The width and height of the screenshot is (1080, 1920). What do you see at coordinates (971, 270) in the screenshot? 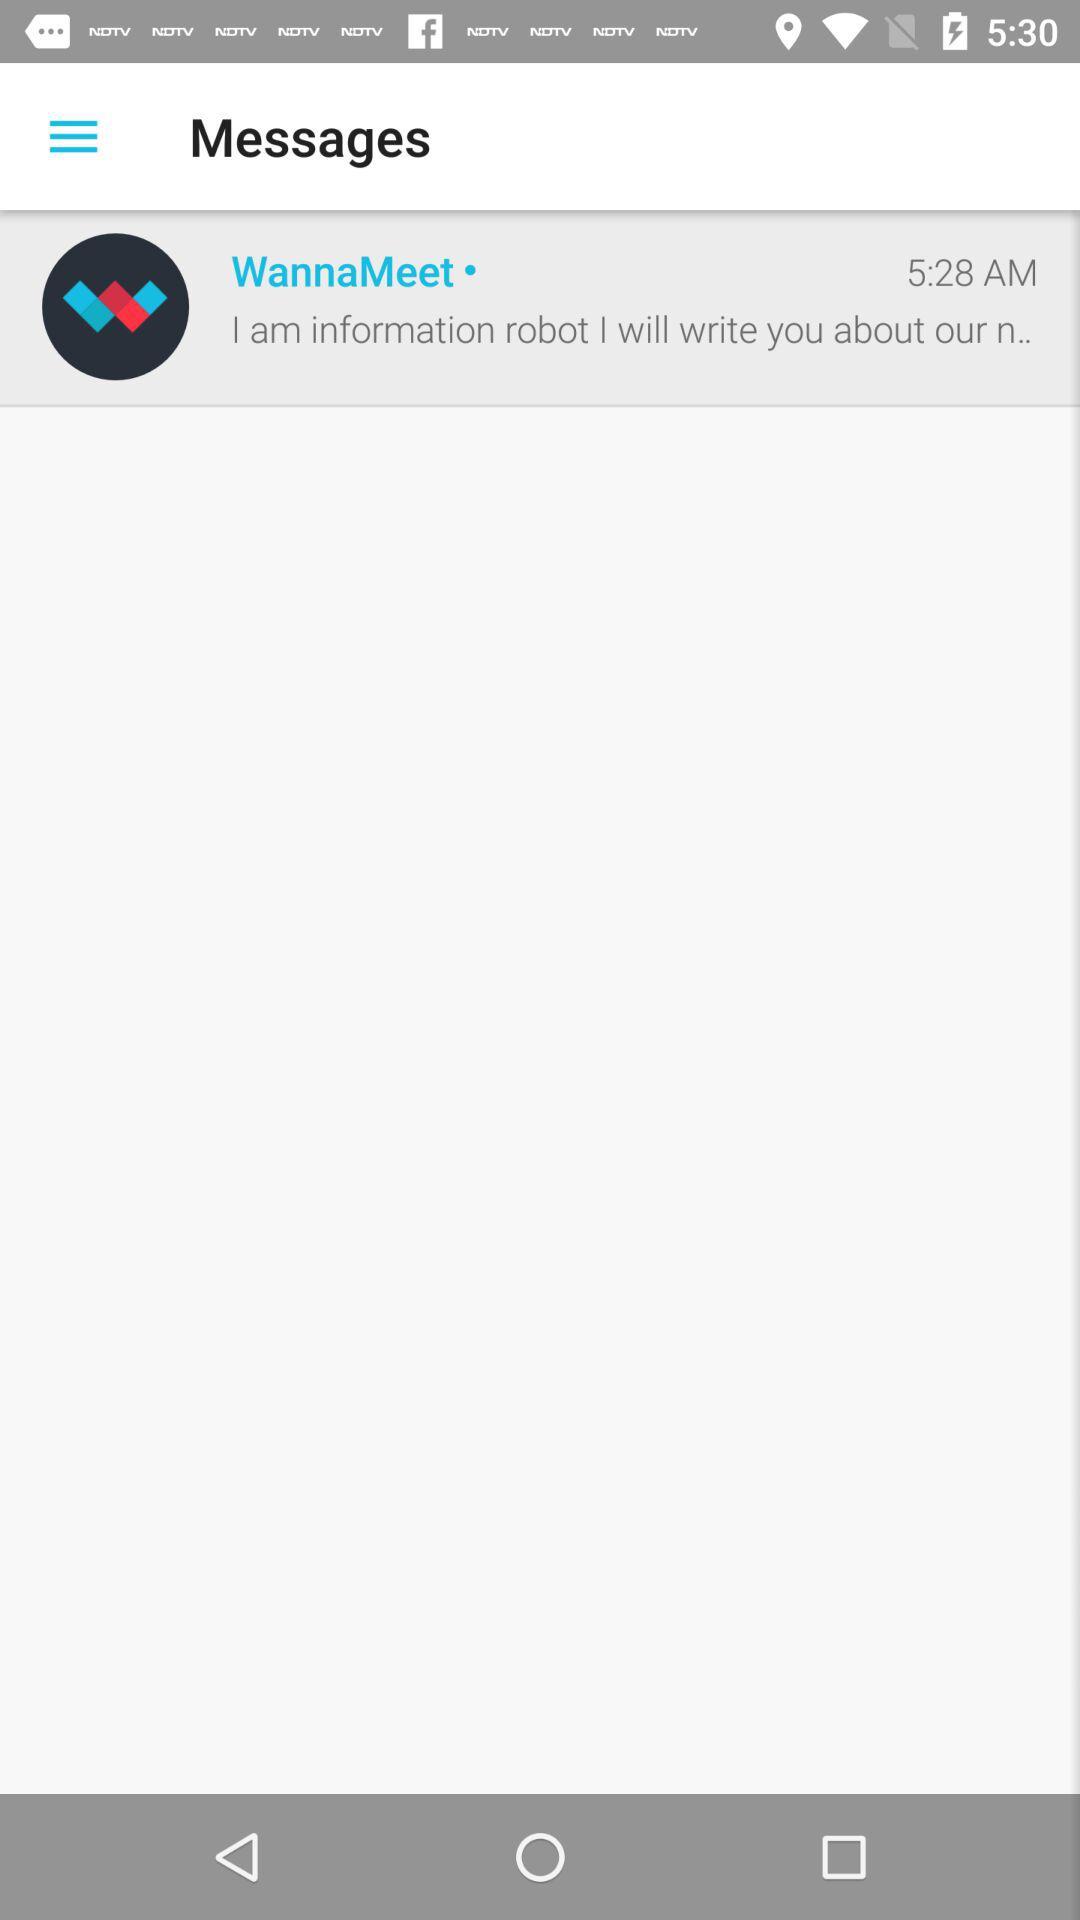
I see `icon at the top right corner` at bounding box center [971, 270].